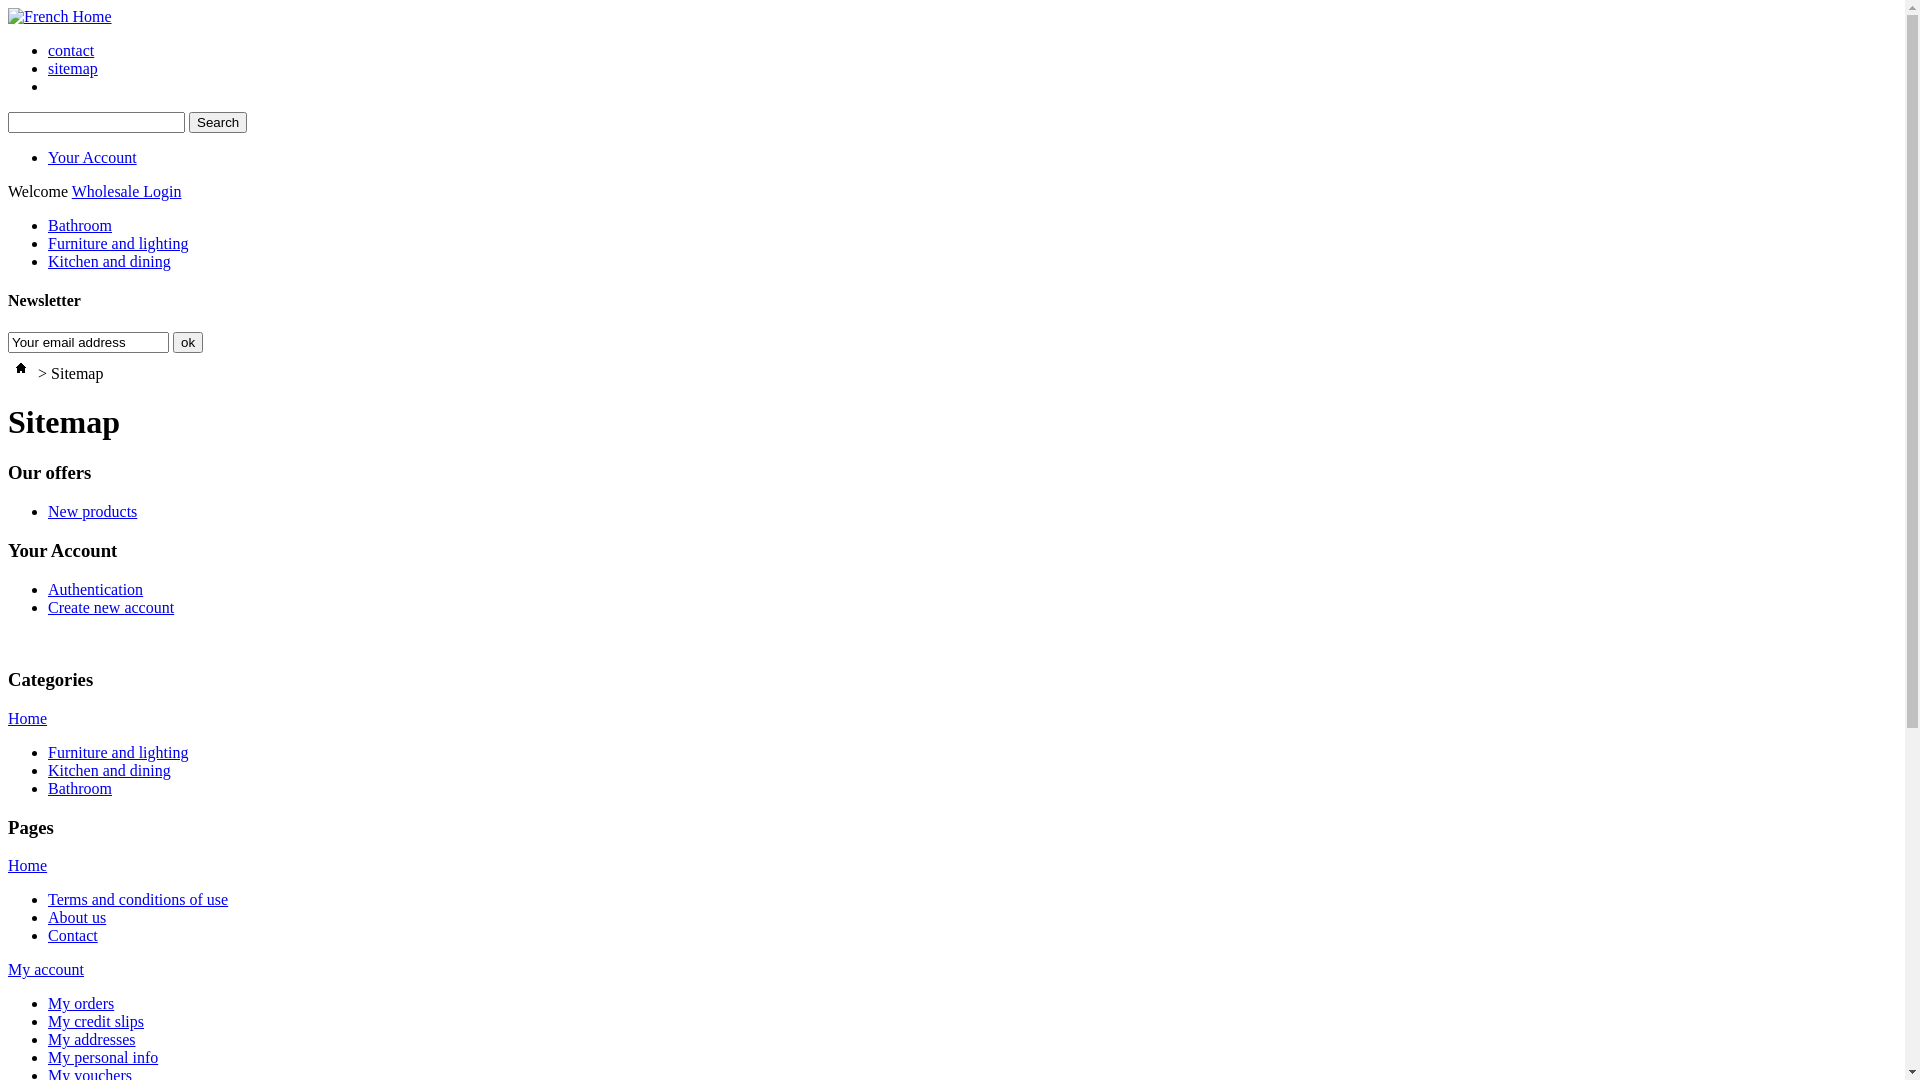 The image size is (1920, 1080). What do you see at coordinates (20, 373) in the screenshot?
I see `'Return to Home'` at bounding box center [20, 373].